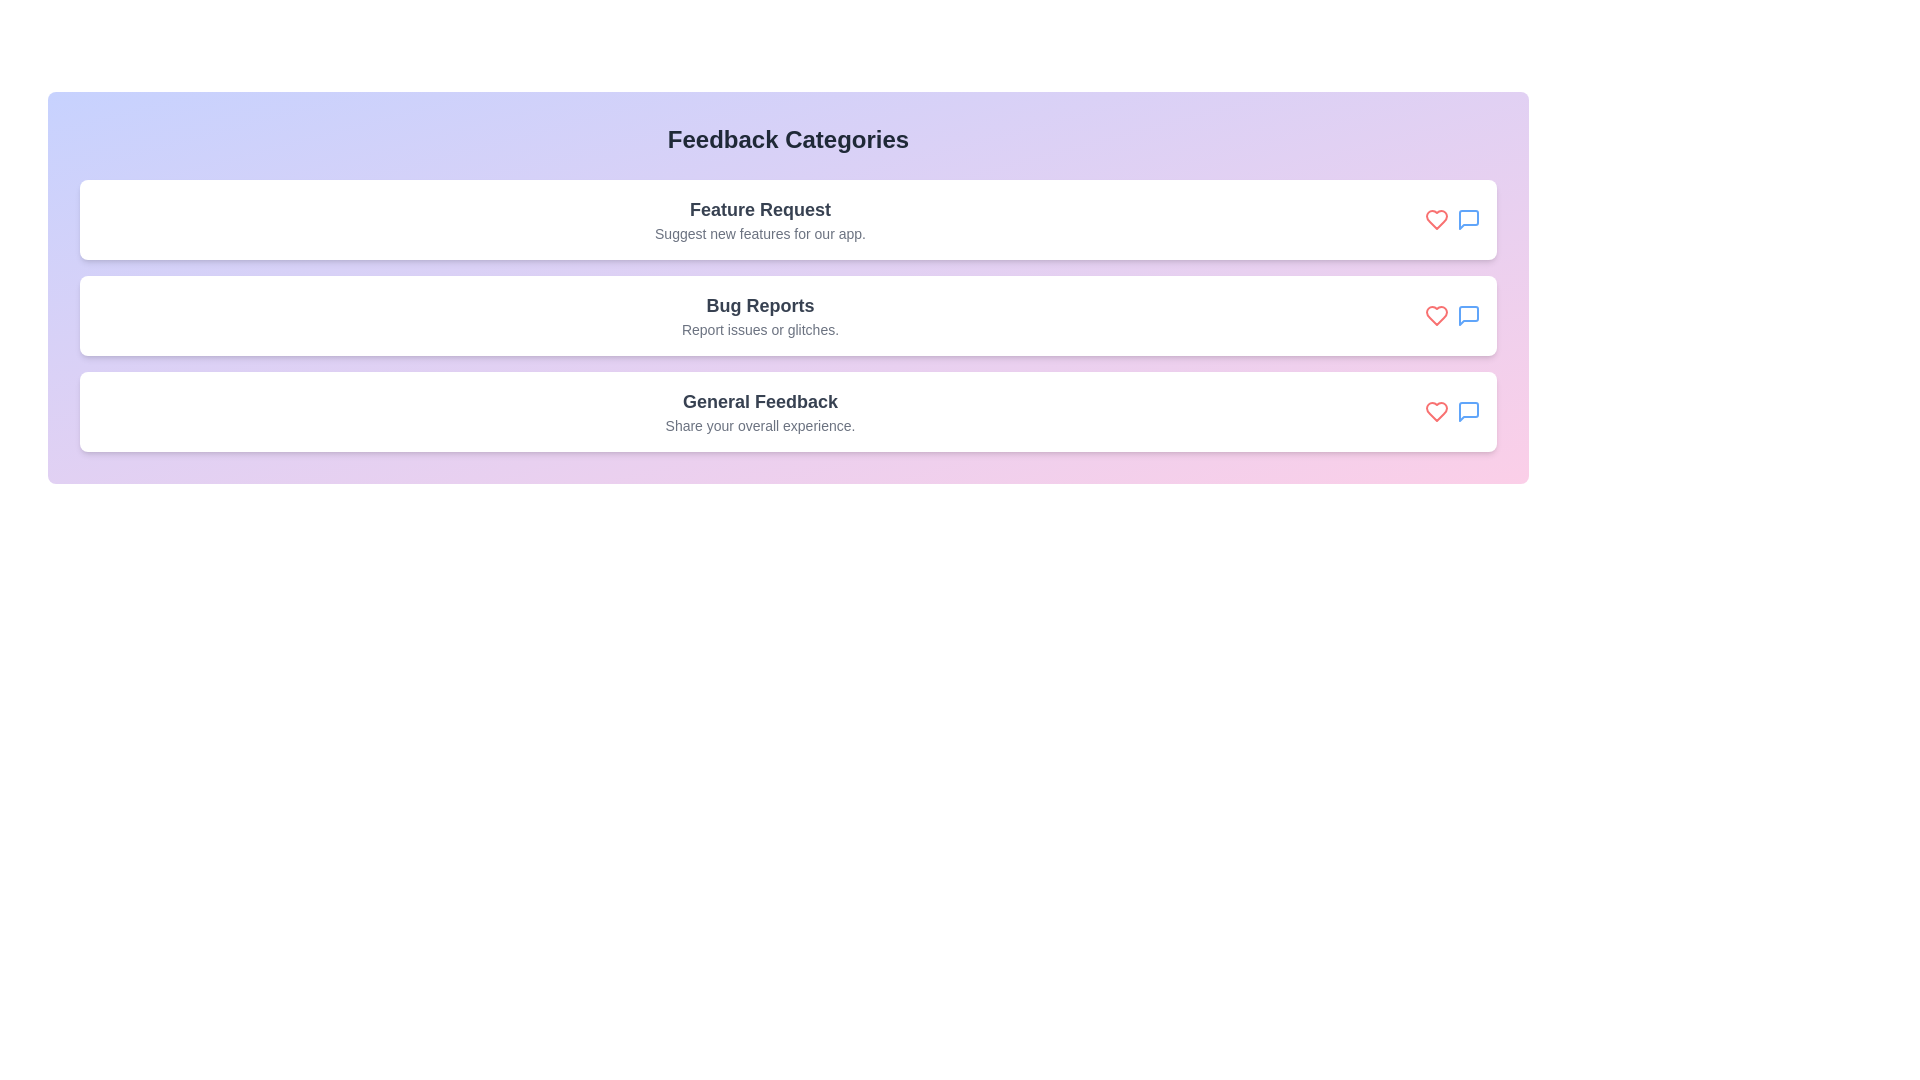 Image resolution: width=1920 pixels, height=1080 pixels. I want to click on the heart icon in the Bug Reports feedback item, so click(1435, 315).